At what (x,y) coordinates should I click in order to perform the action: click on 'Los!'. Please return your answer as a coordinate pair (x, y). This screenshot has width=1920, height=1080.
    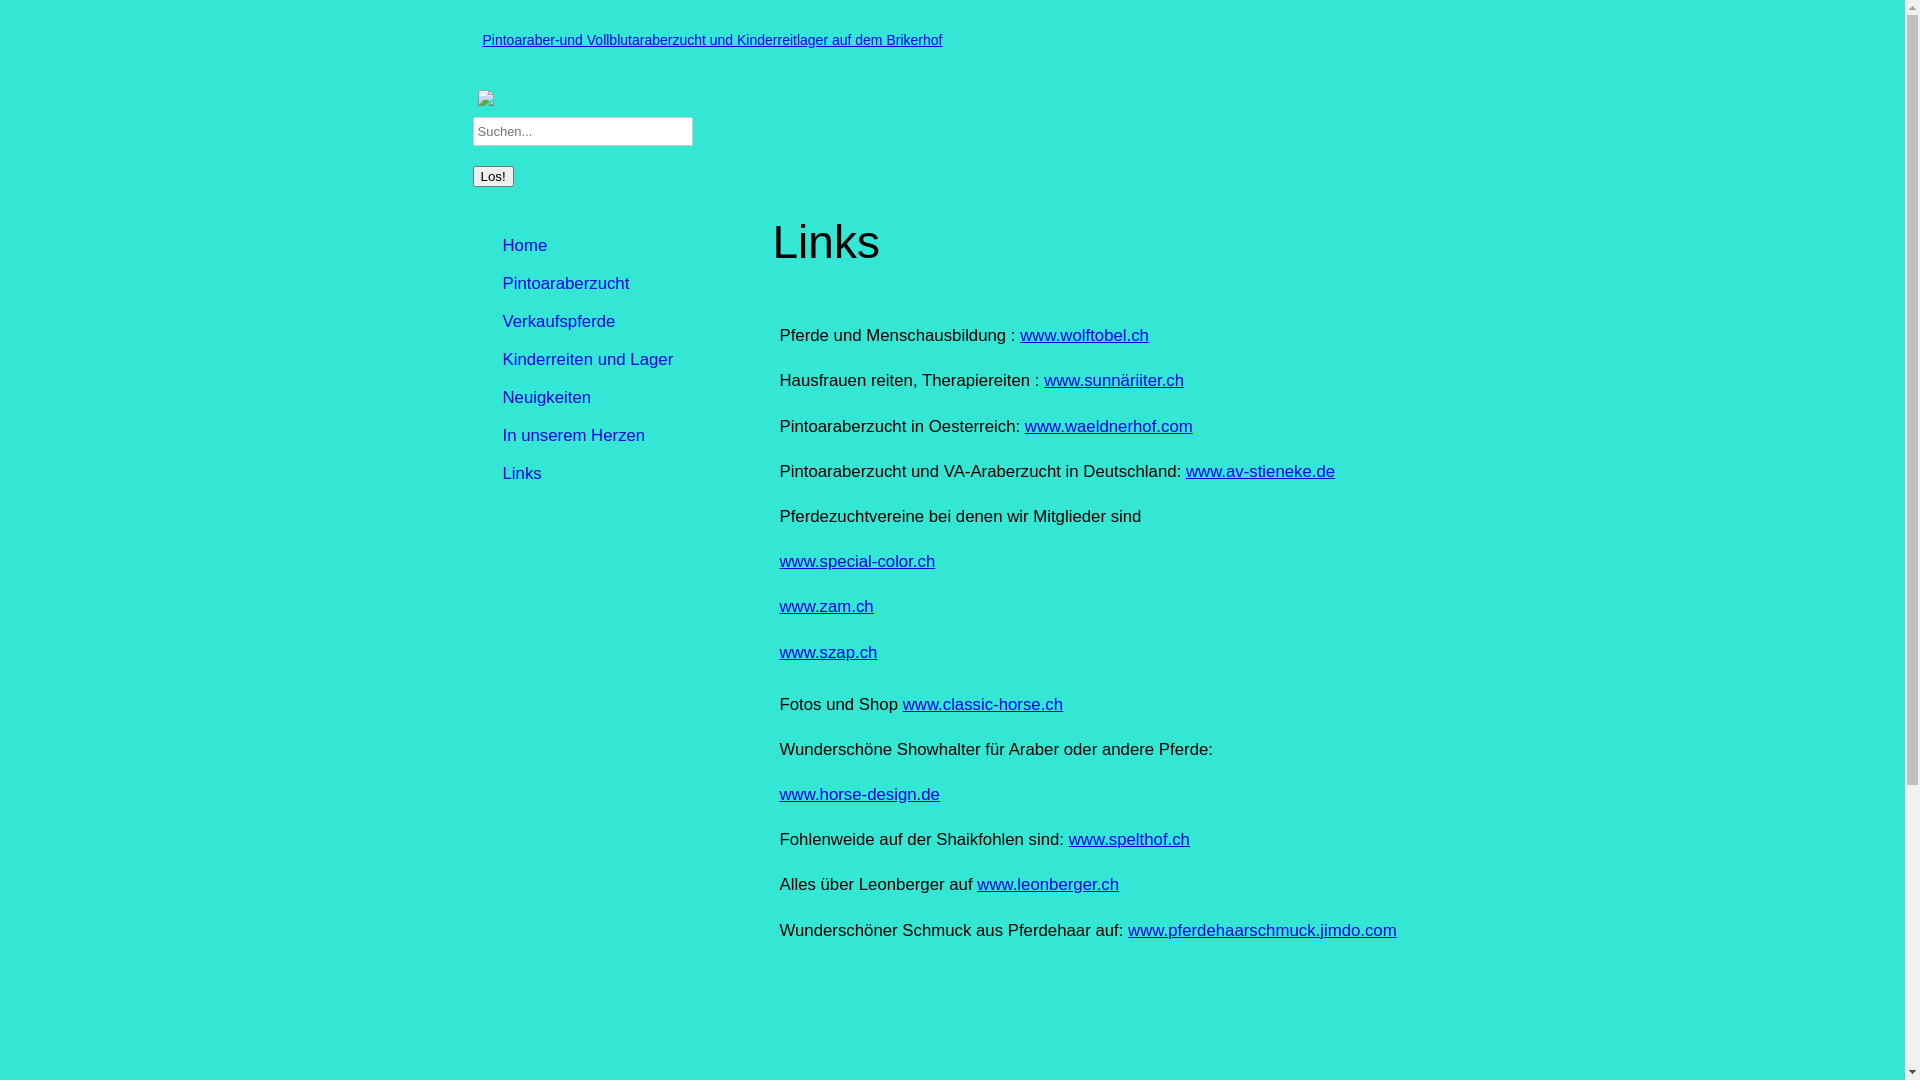
    Looking at the image, I should click on (492, 175).